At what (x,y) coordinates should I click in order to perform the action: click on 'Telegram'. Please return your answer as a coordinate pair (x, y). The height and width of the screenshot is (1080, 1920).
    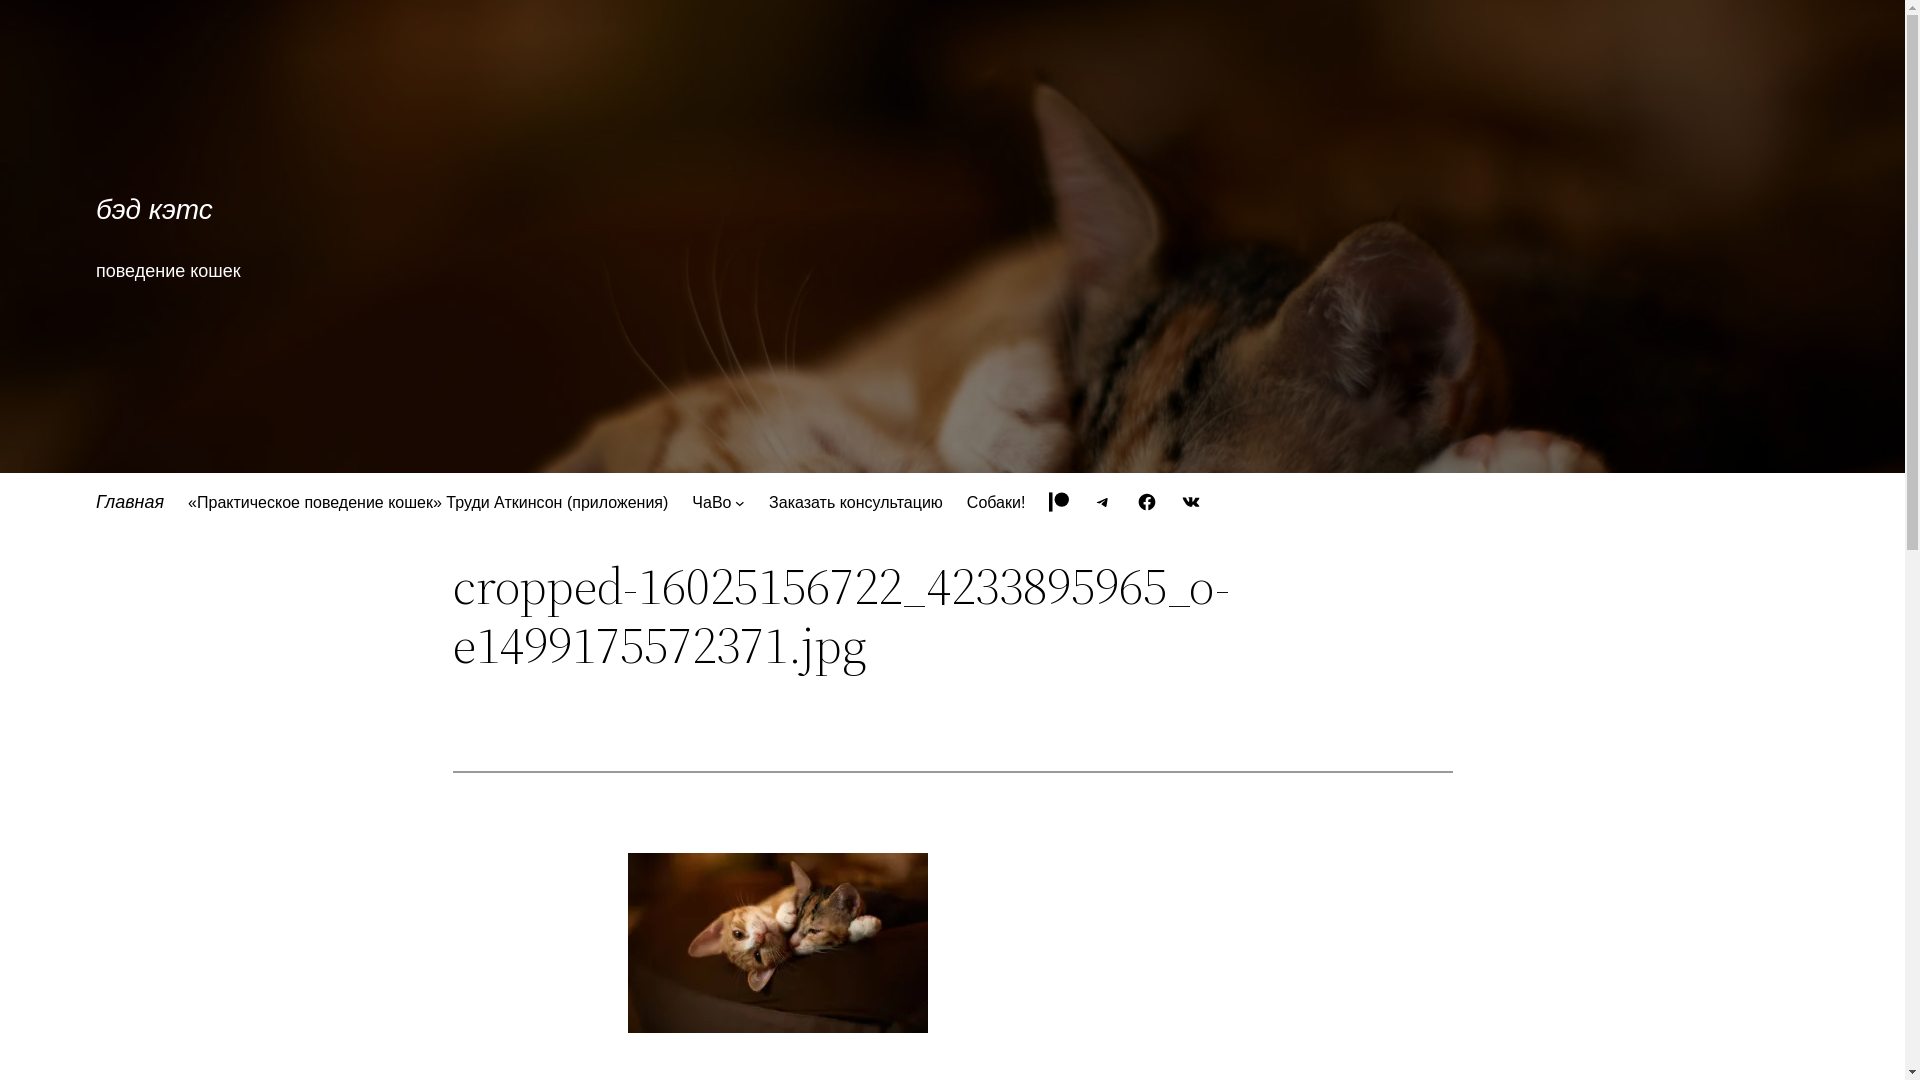
    Looking at the image, I should click on (1102, 500).